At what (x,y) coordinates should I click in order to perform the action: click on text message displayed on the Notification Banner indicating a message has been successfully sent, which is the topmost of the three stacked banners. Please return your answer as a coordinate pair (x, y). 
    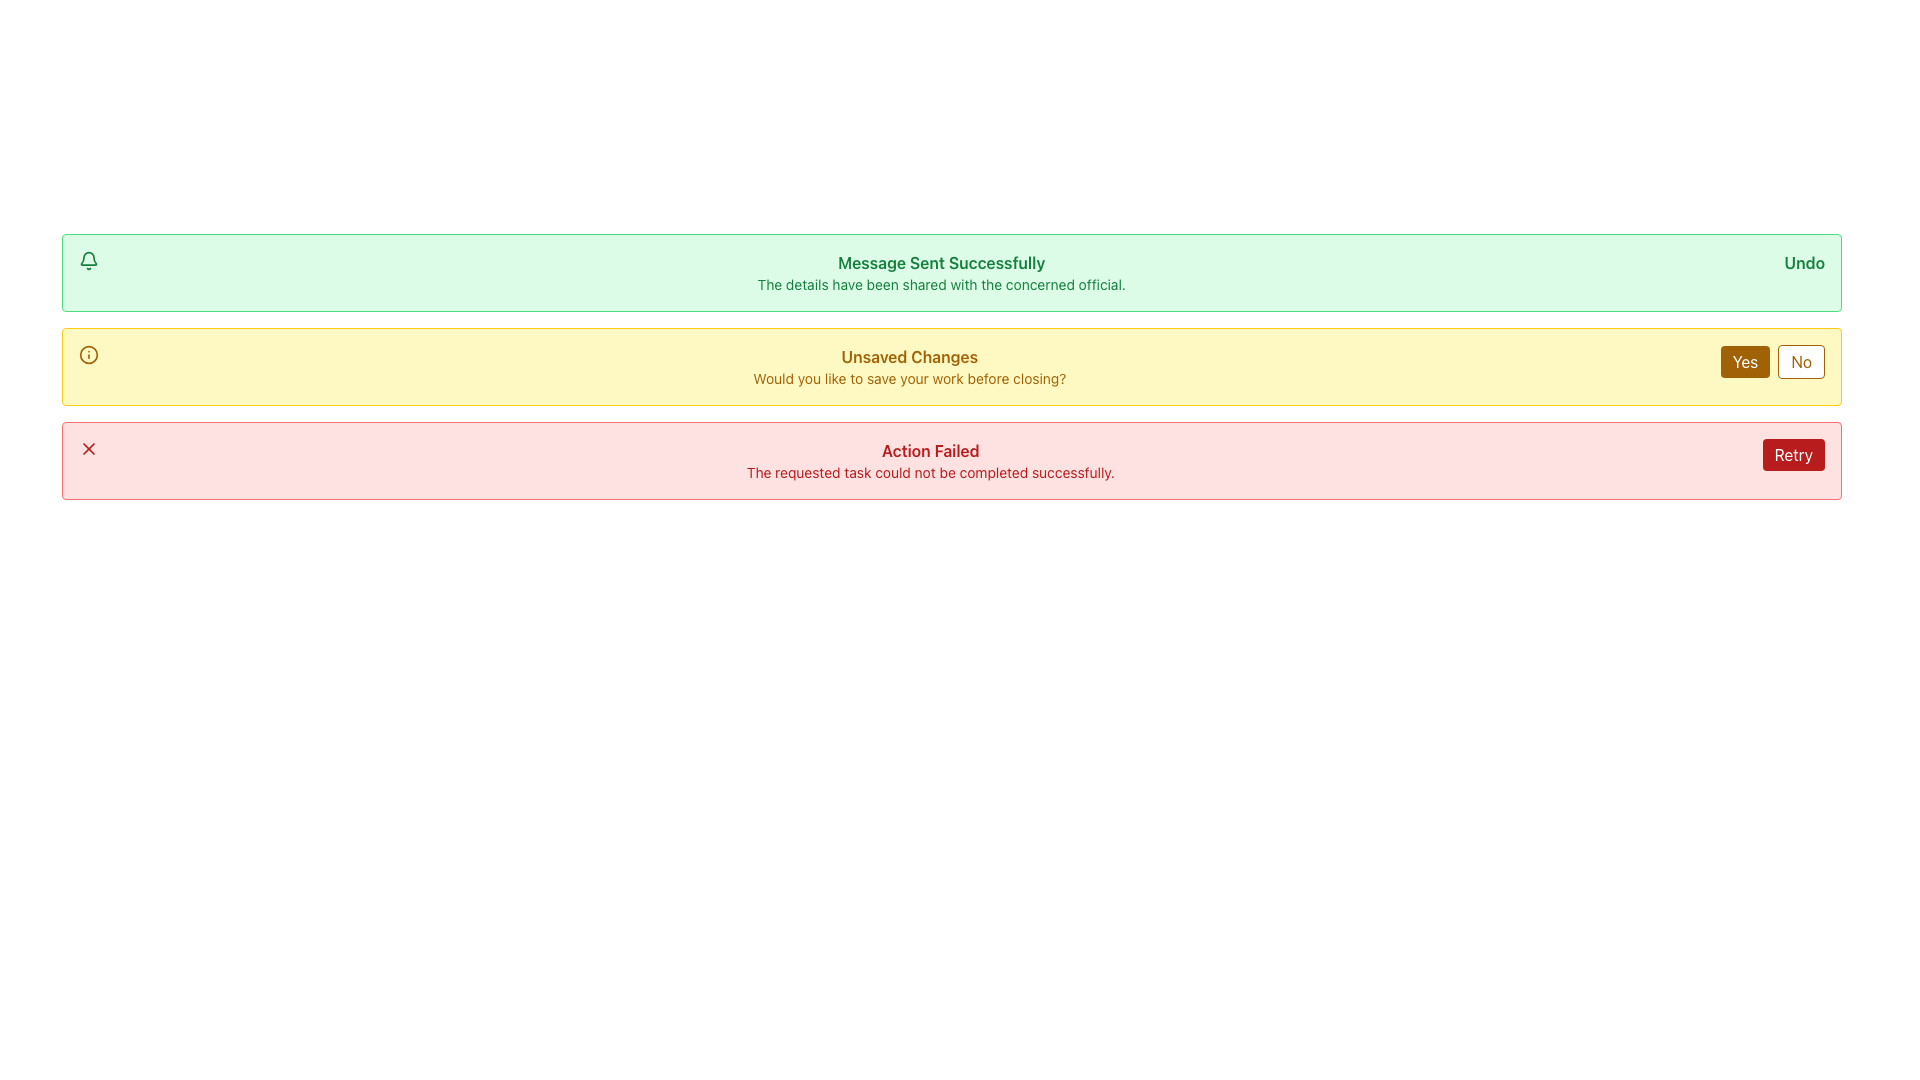
    Looking at the image, I should click on (950, 273).